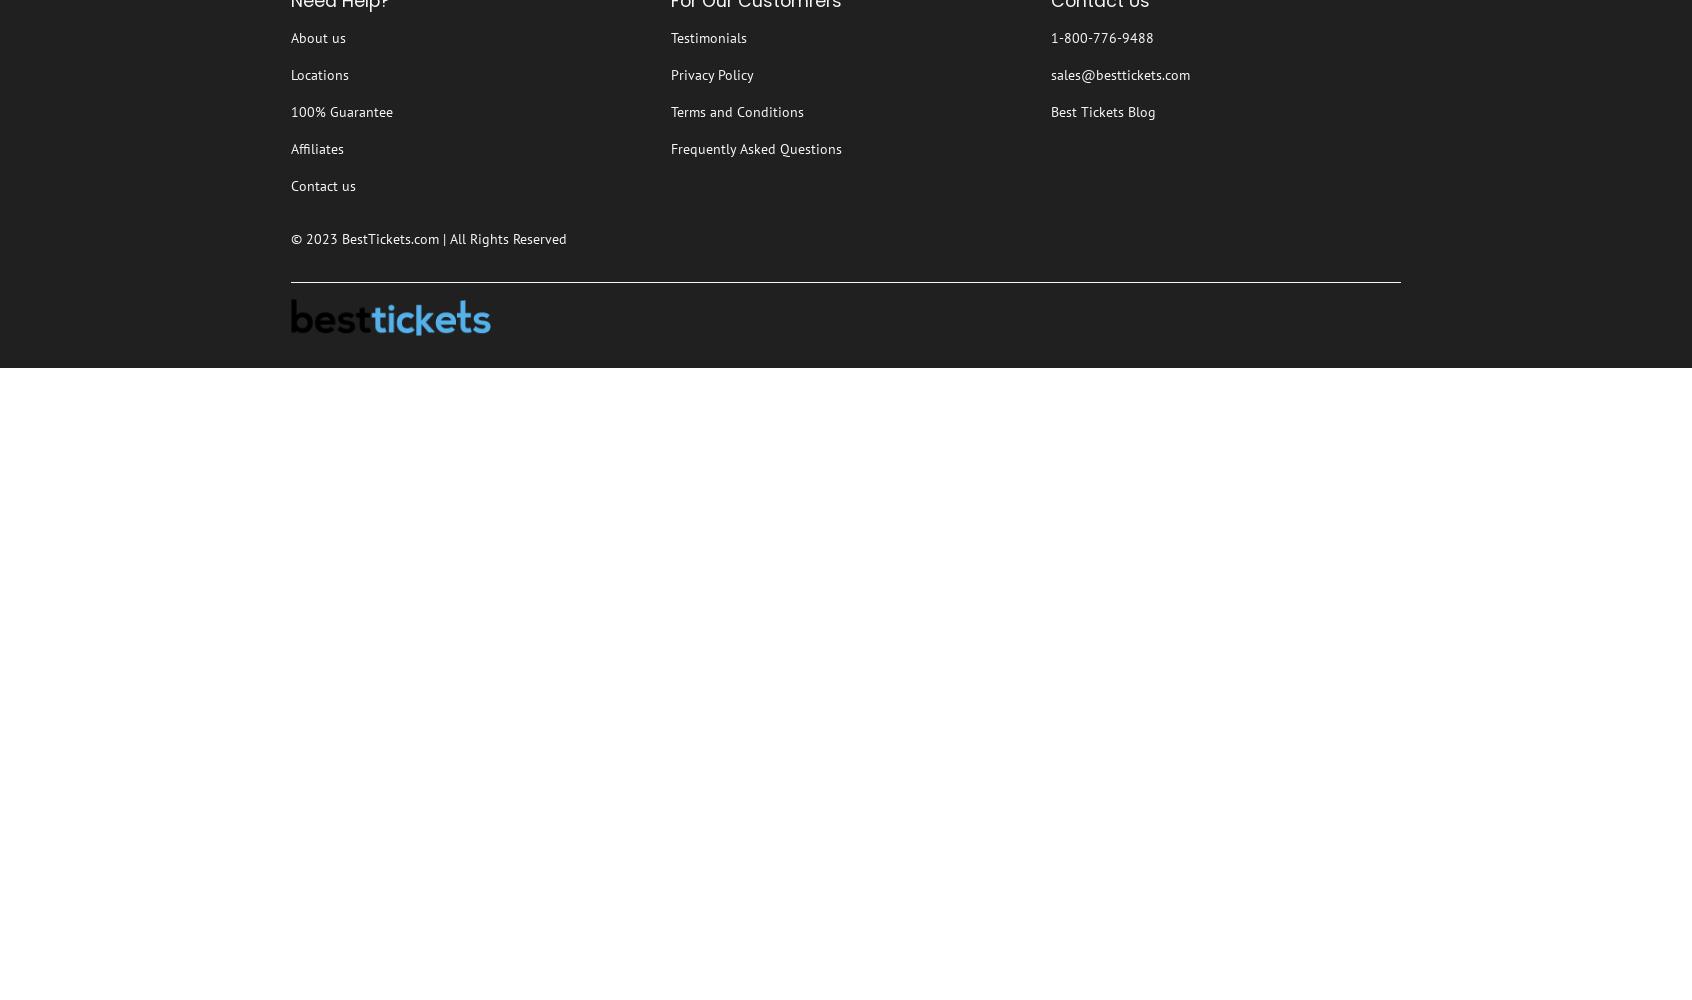 The image size is (1692, 1000). I want to click on '100% Guarantee', so click(340, 111).